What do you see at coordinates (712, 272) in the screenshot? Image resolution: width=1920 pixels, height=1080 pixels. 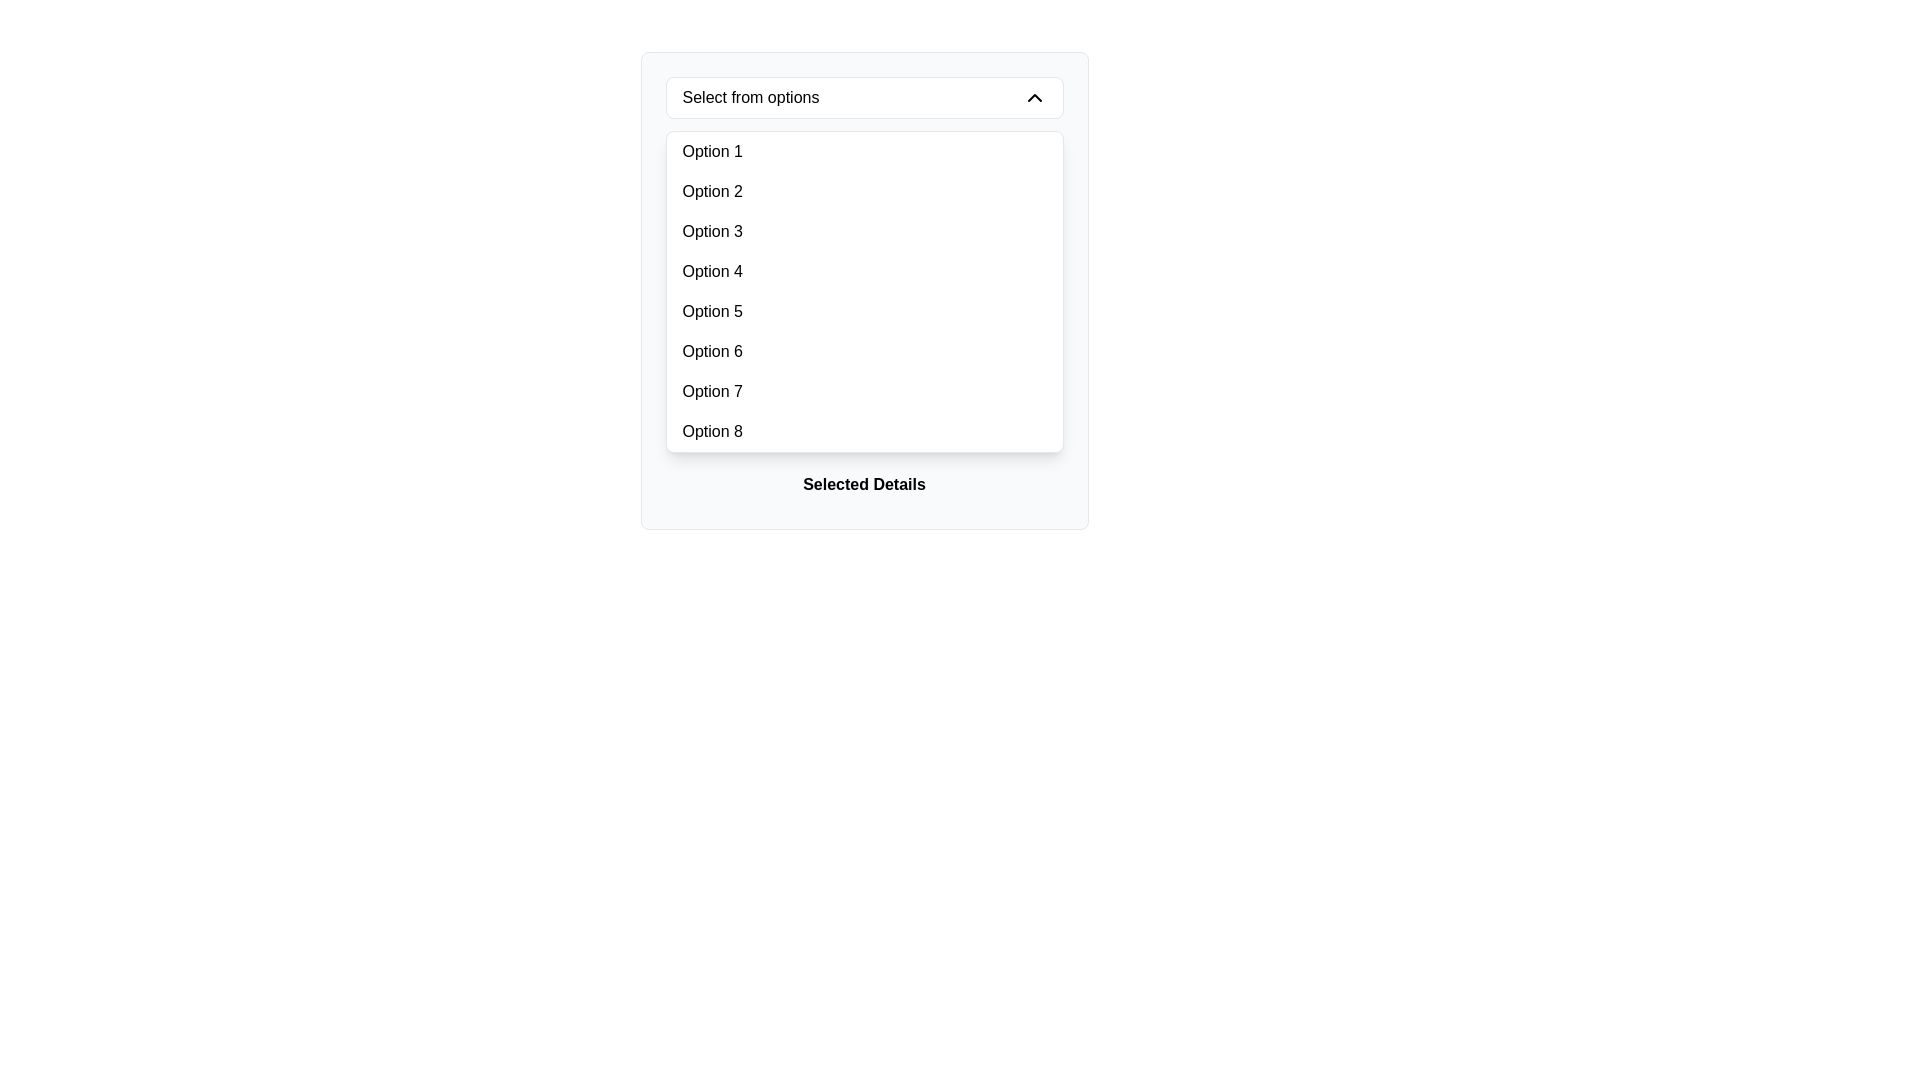 I see `the Text label that serves as the selectable item for 'Option 4' in the dropdown menu` at bounding box center [712, 272].